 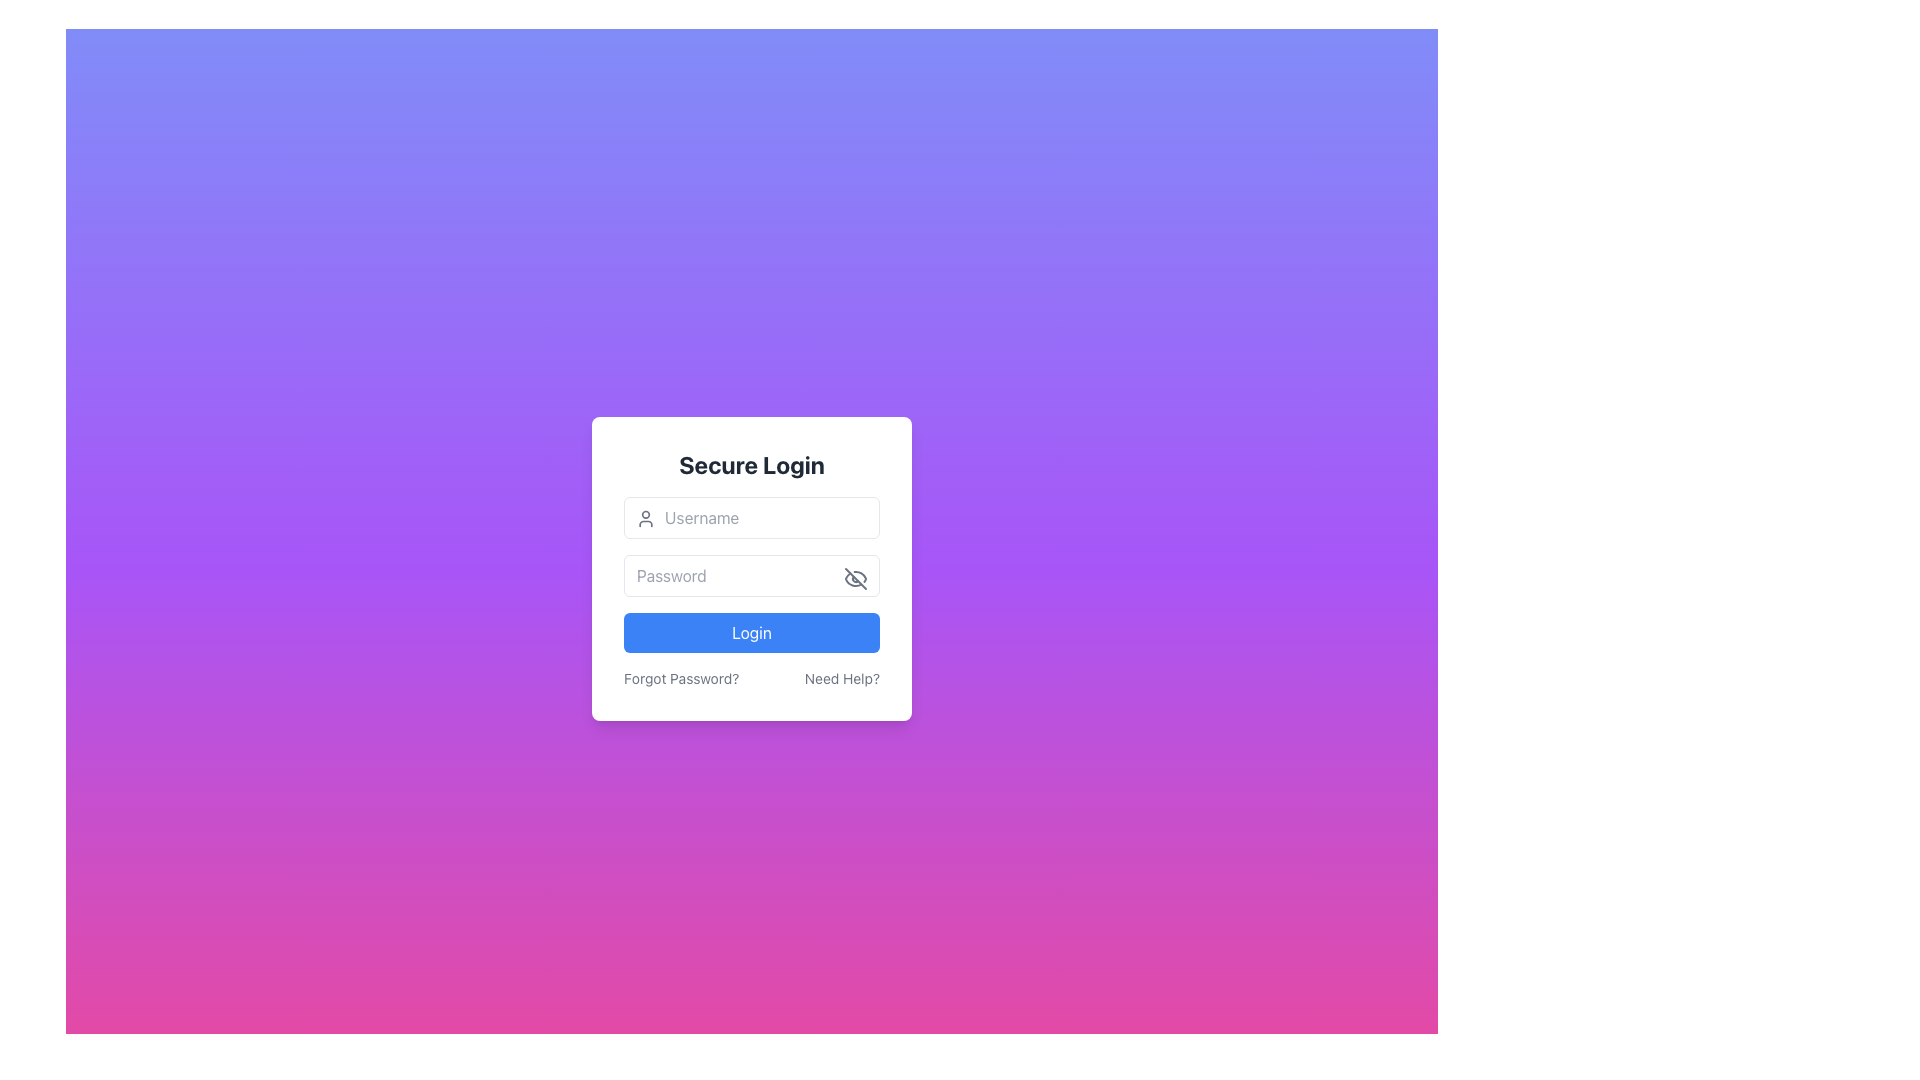 What do you see at coordinates (855, 578) in the screenshot?
I see `the icon button (visibility toggle) located at the far right of the password input field` at bounding box center [855, 578].